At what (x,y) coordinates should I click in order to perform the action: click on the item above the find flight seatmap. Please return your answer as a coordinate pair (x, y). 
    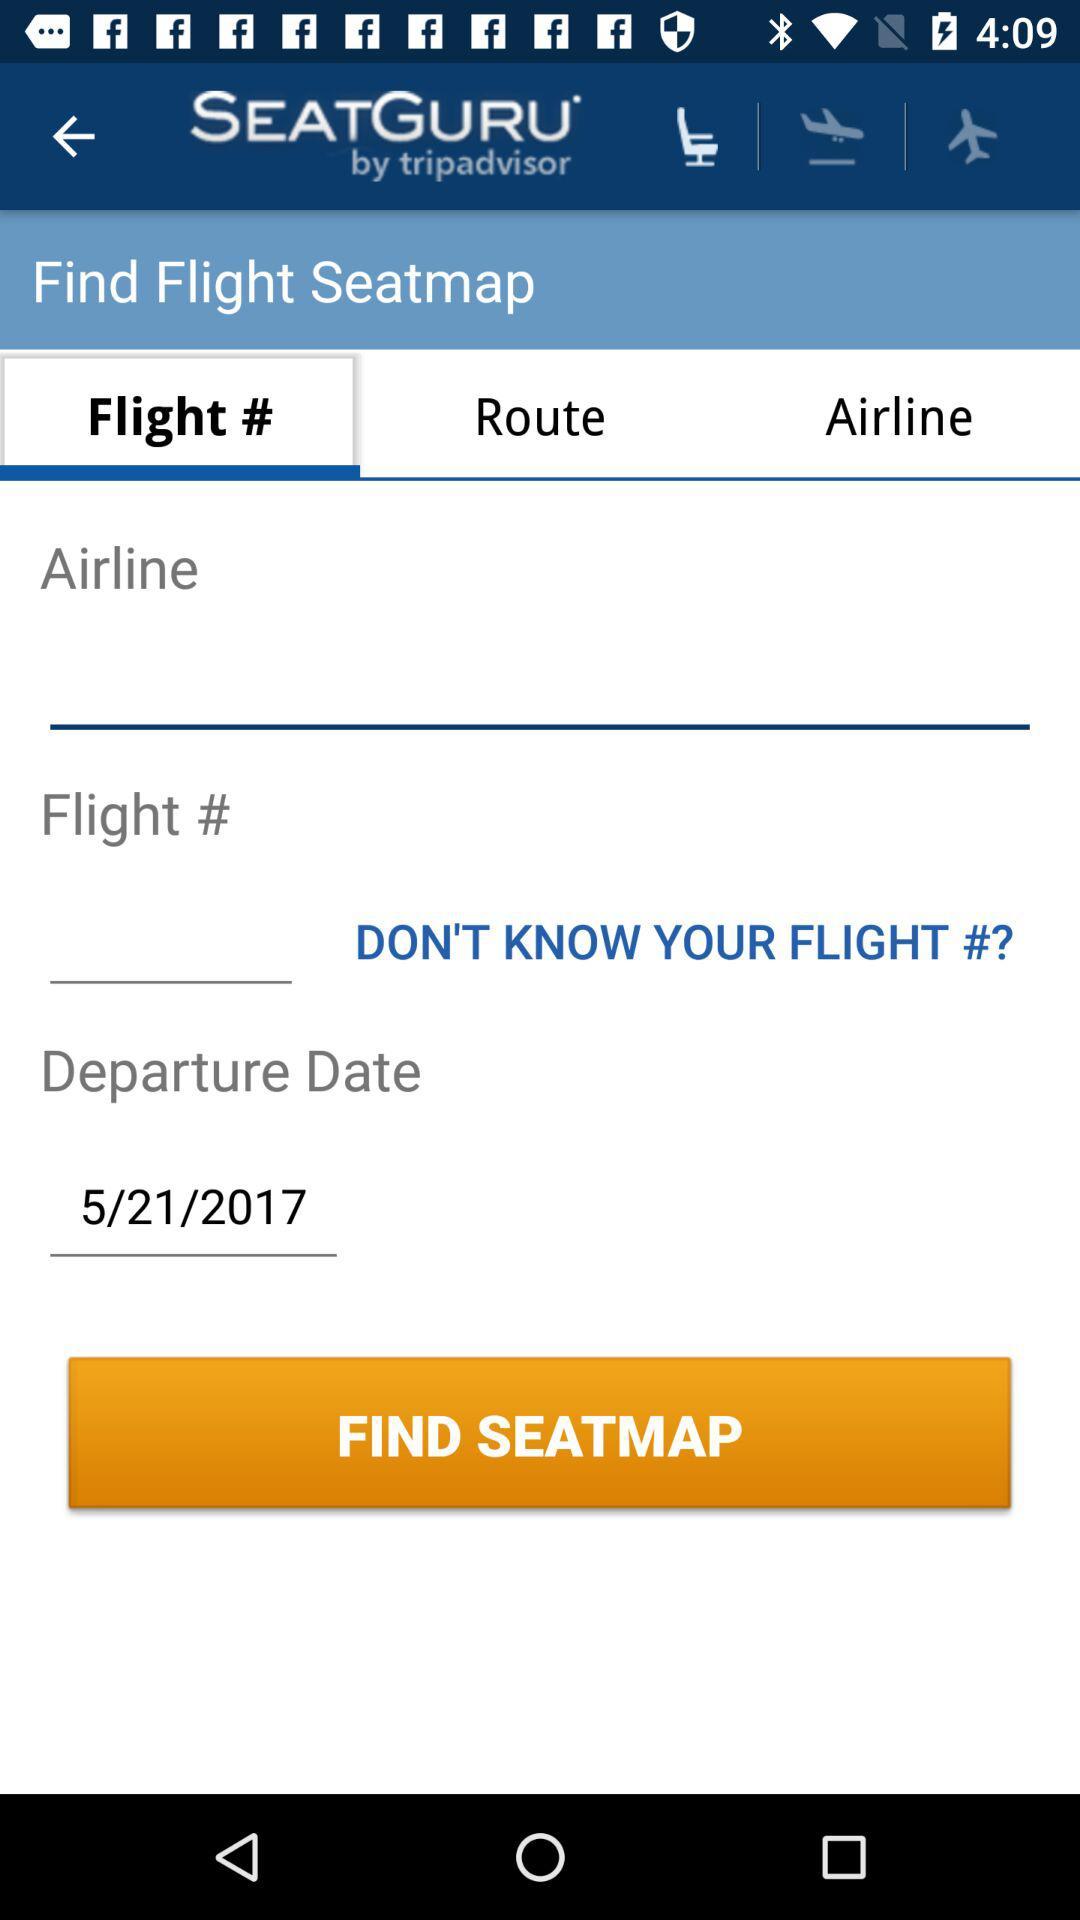
    Looking at the image, I should click on (72, 135).